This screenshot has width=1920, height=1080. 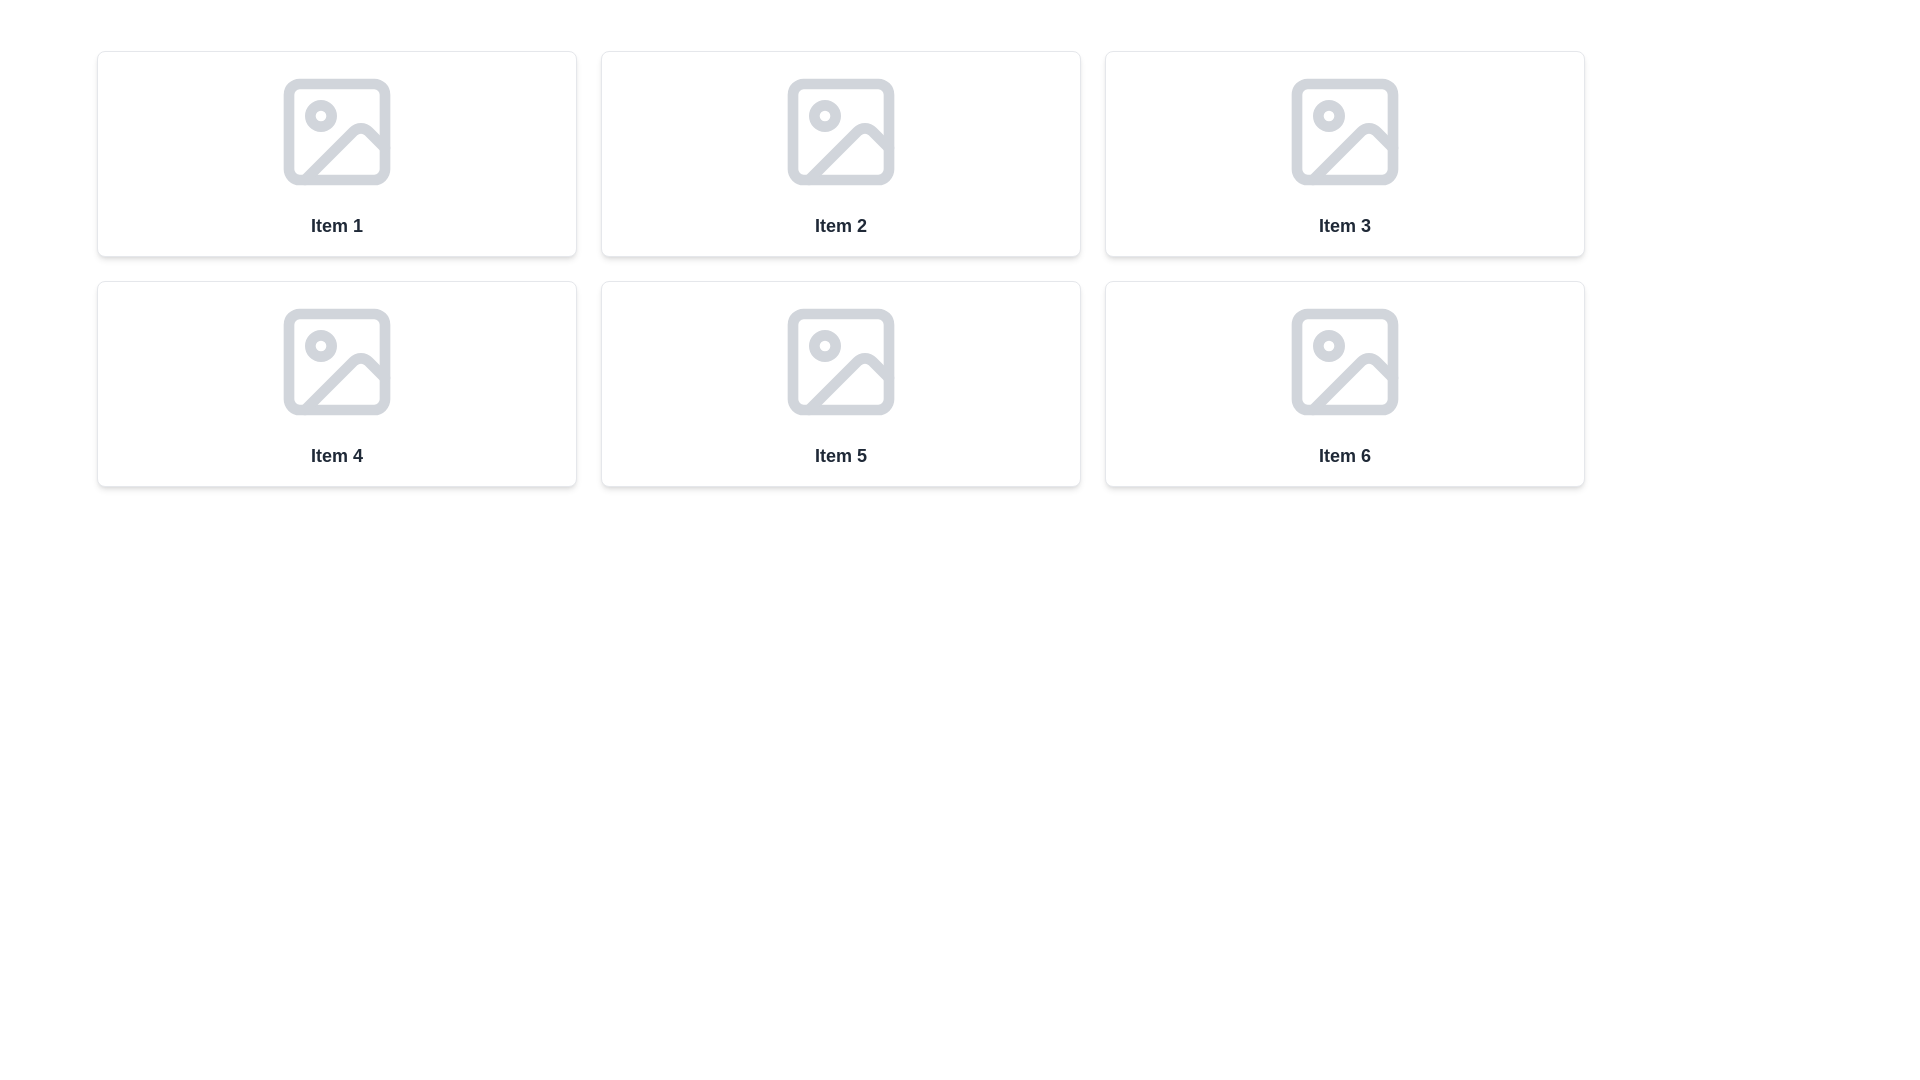 What do you see at coordinates (840, 131) in the screenshot?
I see `the icon resembling a stylized image placeholder in the upper center of the card titled 'Item 2' by moving the cursor to its center` at bounding box center [840, 131].